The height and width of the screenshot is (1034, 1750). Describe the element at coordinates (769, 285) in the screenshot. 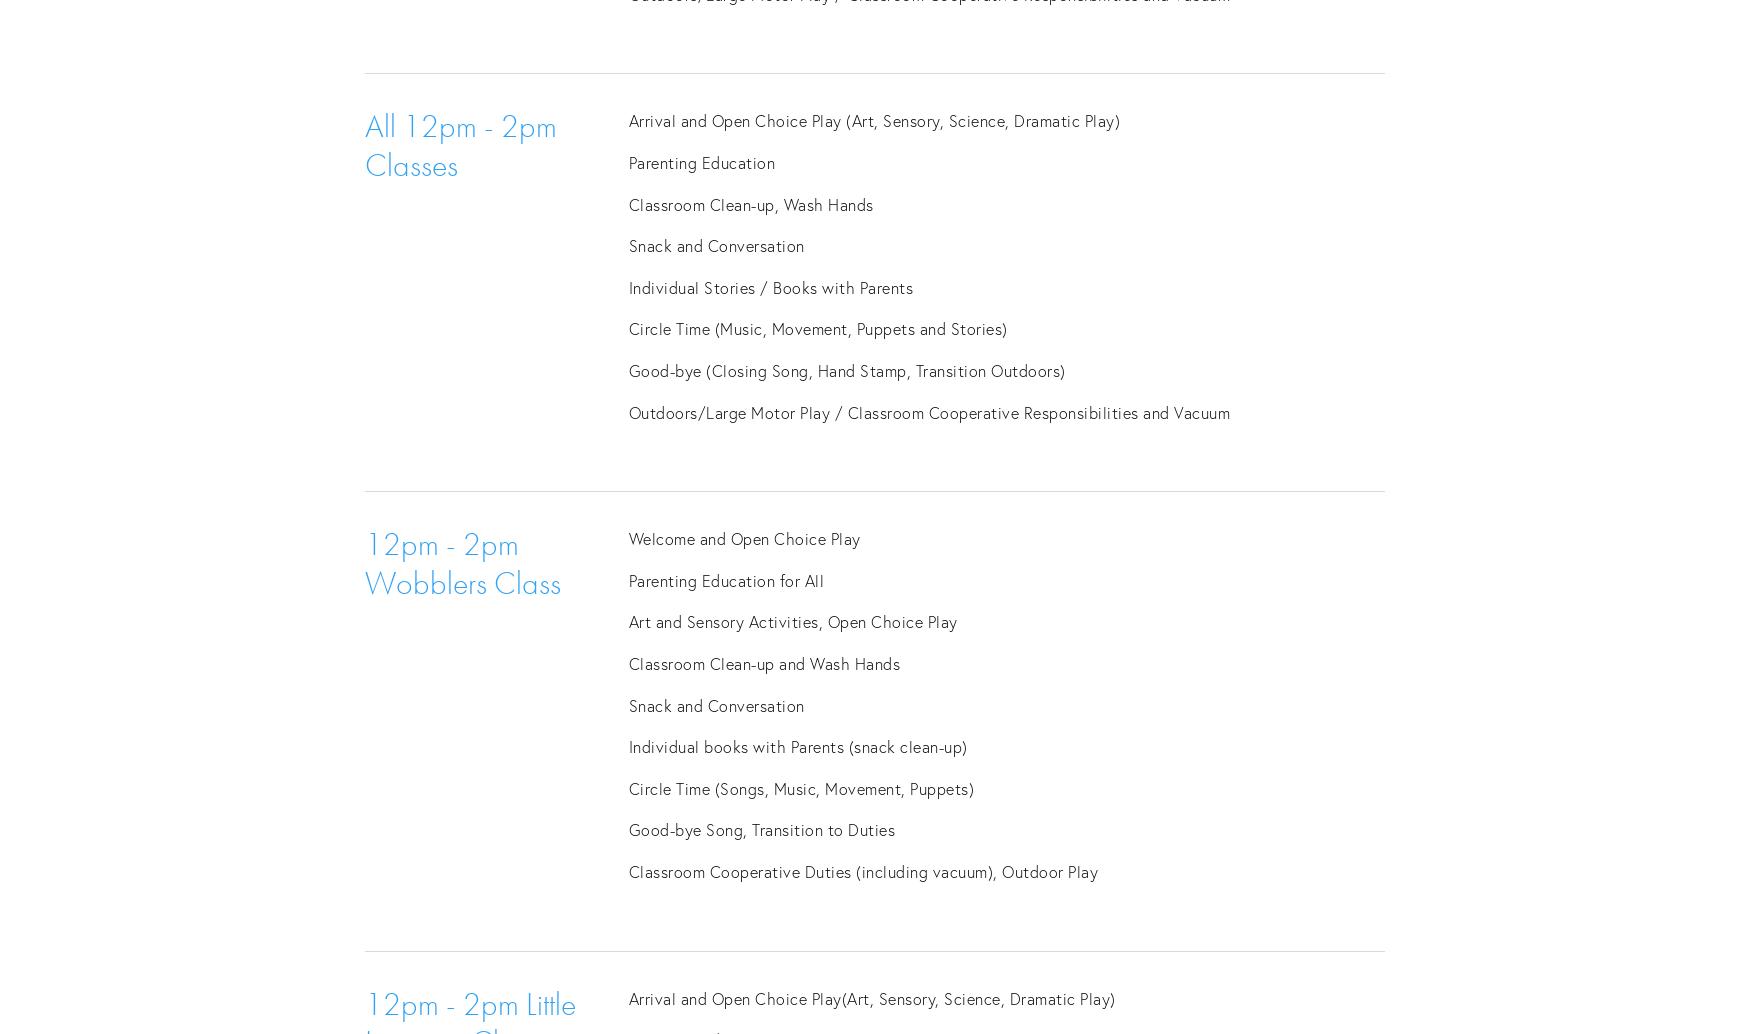

I see `'Individual Stories / Books with Parents'` at that location.